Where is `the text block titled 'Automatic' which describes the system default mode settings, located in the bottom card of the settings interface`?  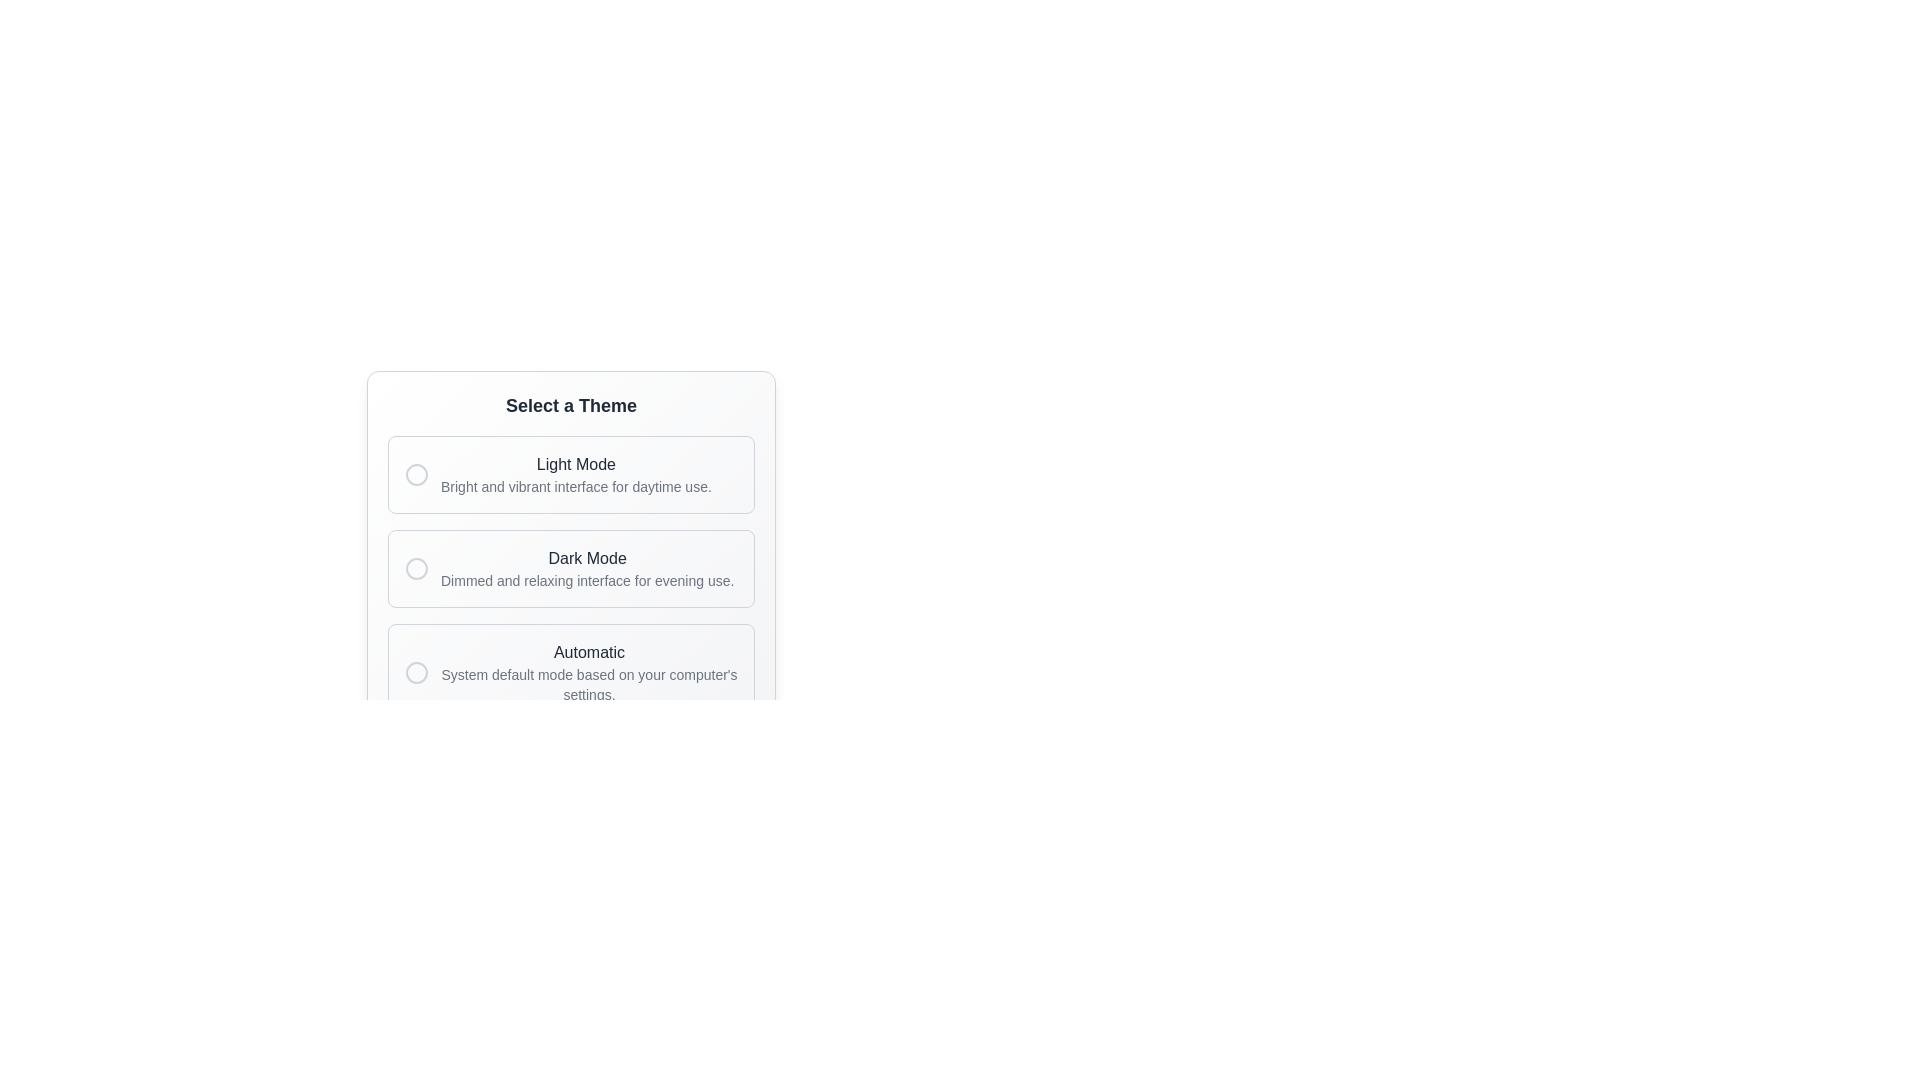 the text block titled 'Automatic' which describes the system default mode settings, located in the bottom card of the settings interface is located at coordinates (588, 672).